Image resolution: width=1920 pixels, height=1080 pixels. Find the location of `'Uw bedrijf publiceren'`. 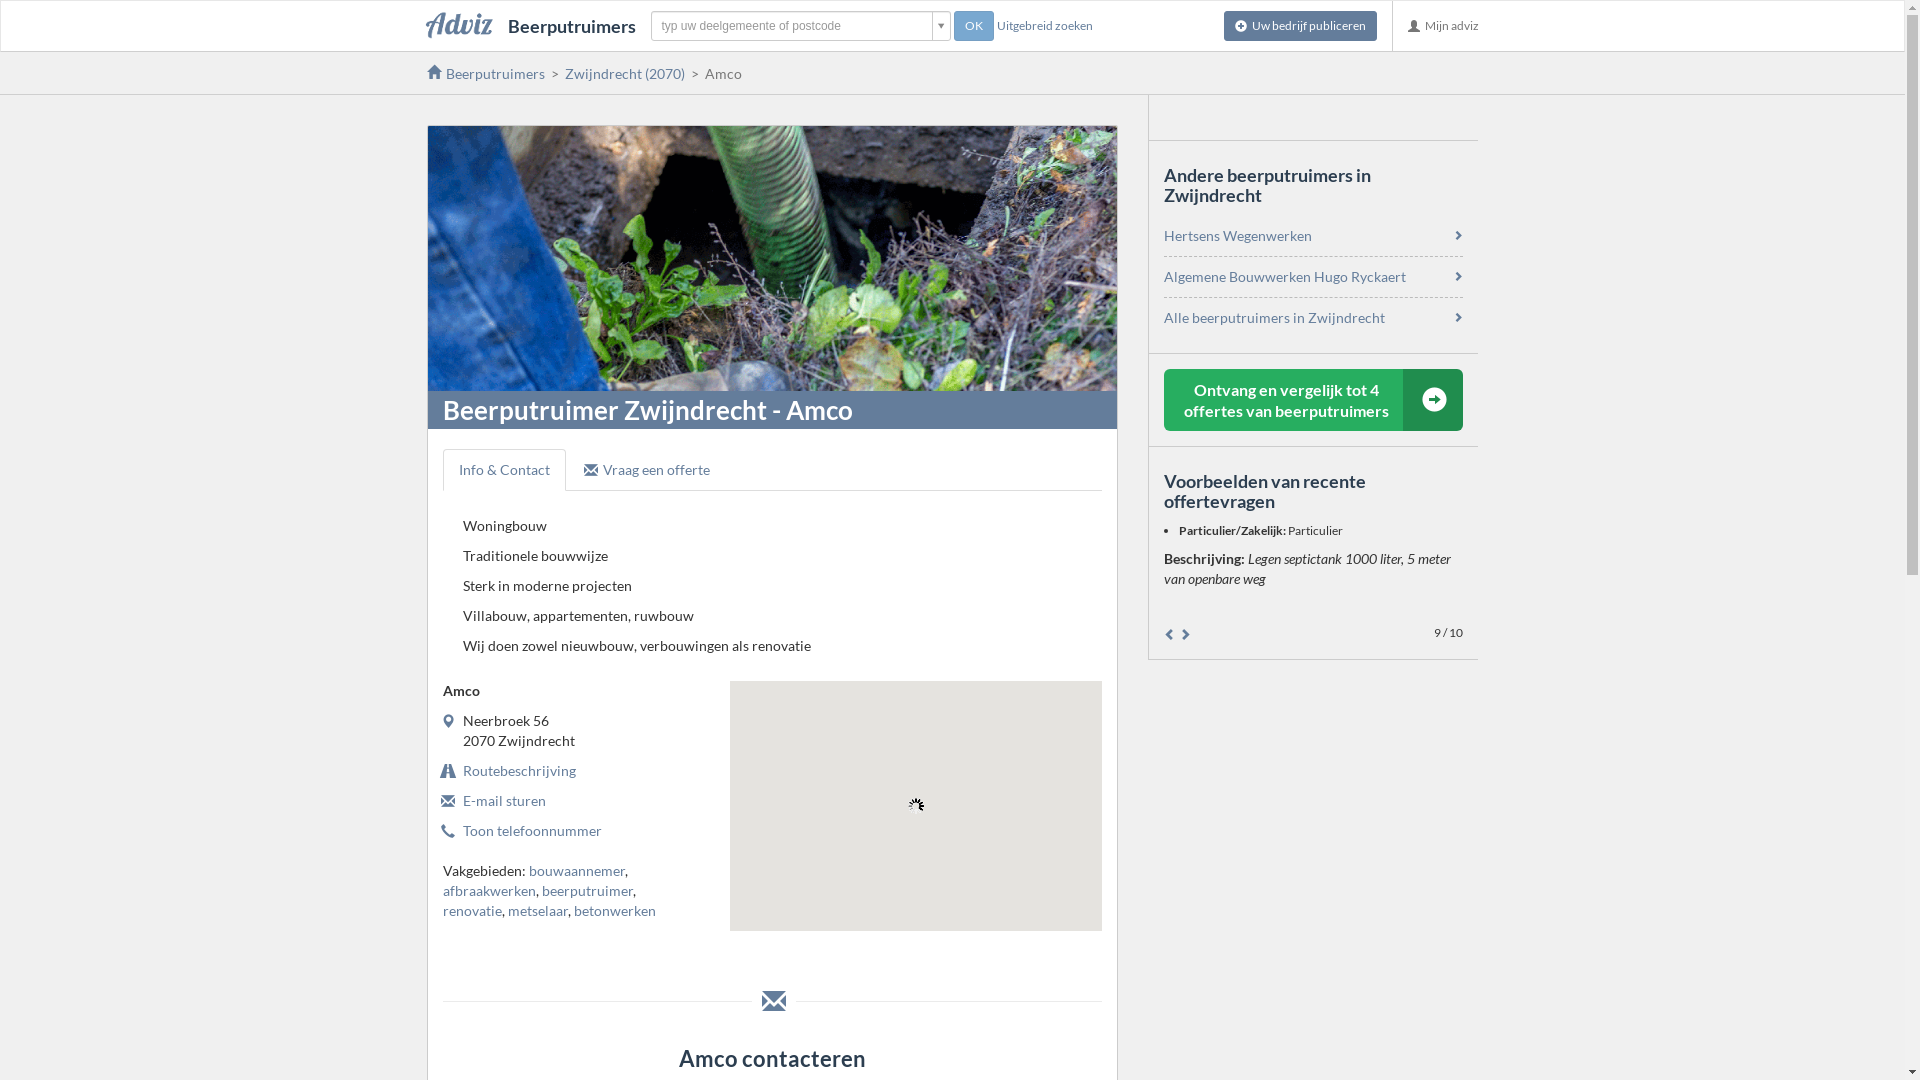

'Uw bedrijf publiceren' is located at coordinates (1300, 26).